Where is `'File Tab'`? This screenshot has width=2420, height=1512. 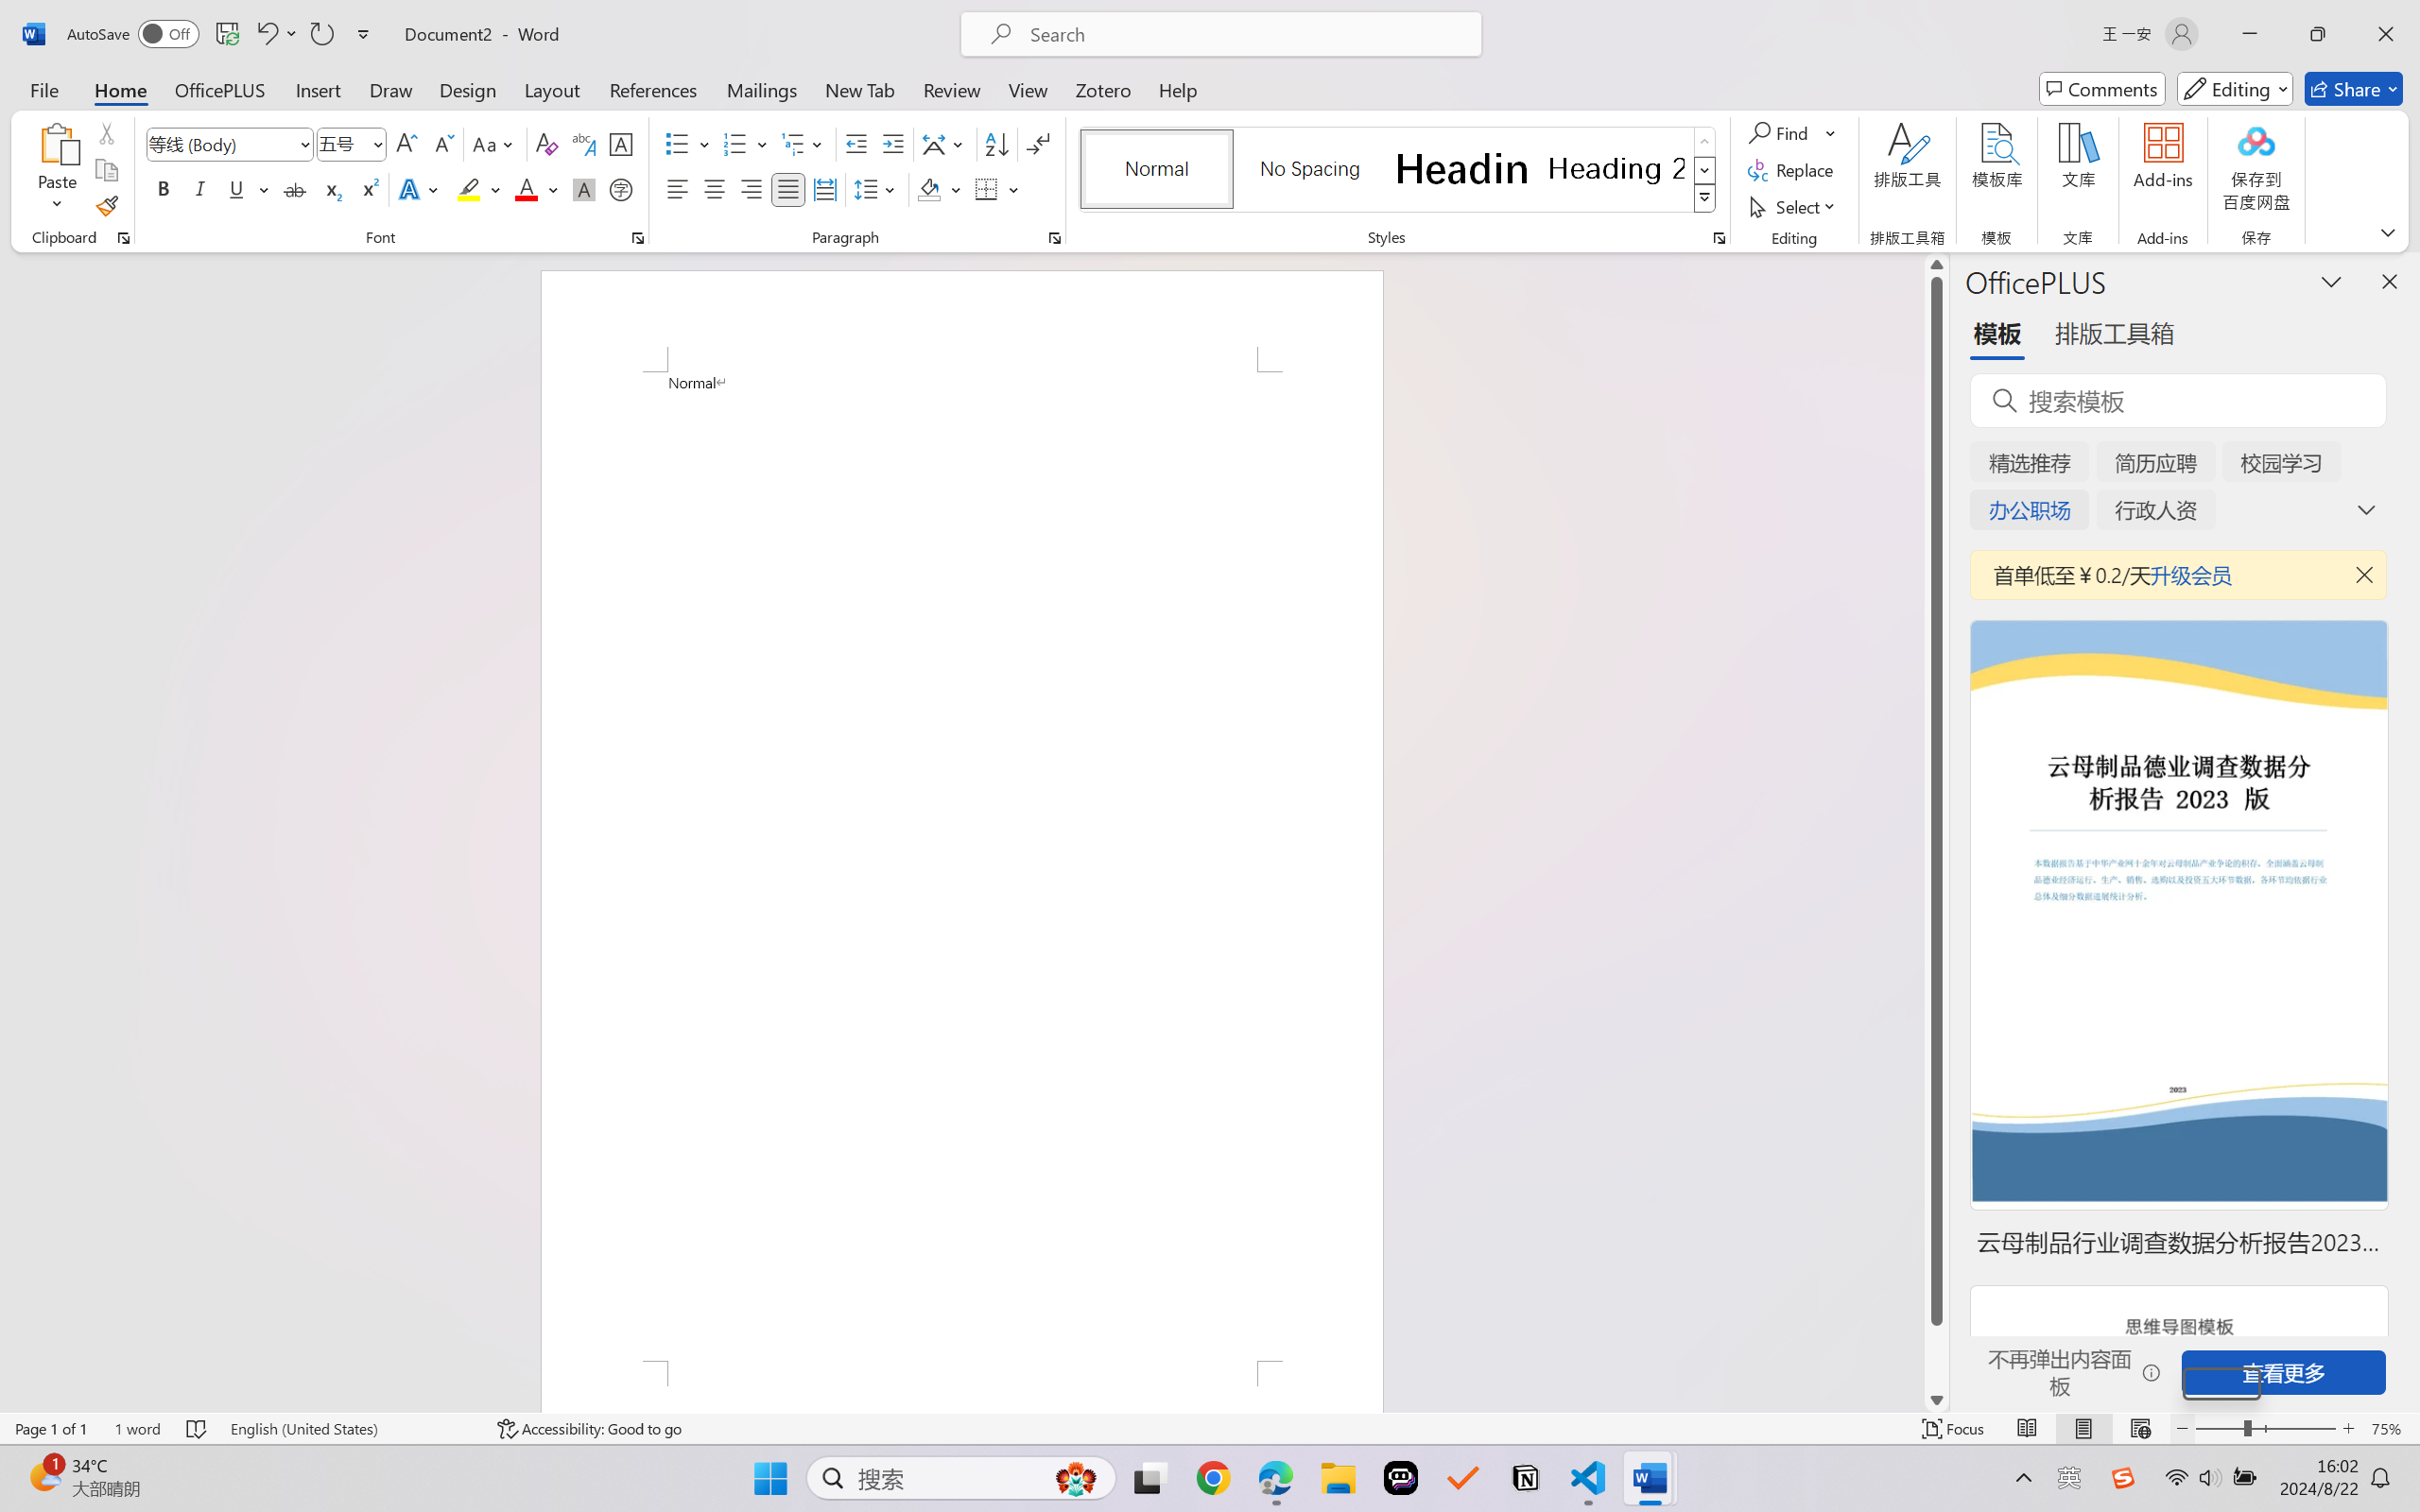
'File Tab' is located at coordinates (43, 88).